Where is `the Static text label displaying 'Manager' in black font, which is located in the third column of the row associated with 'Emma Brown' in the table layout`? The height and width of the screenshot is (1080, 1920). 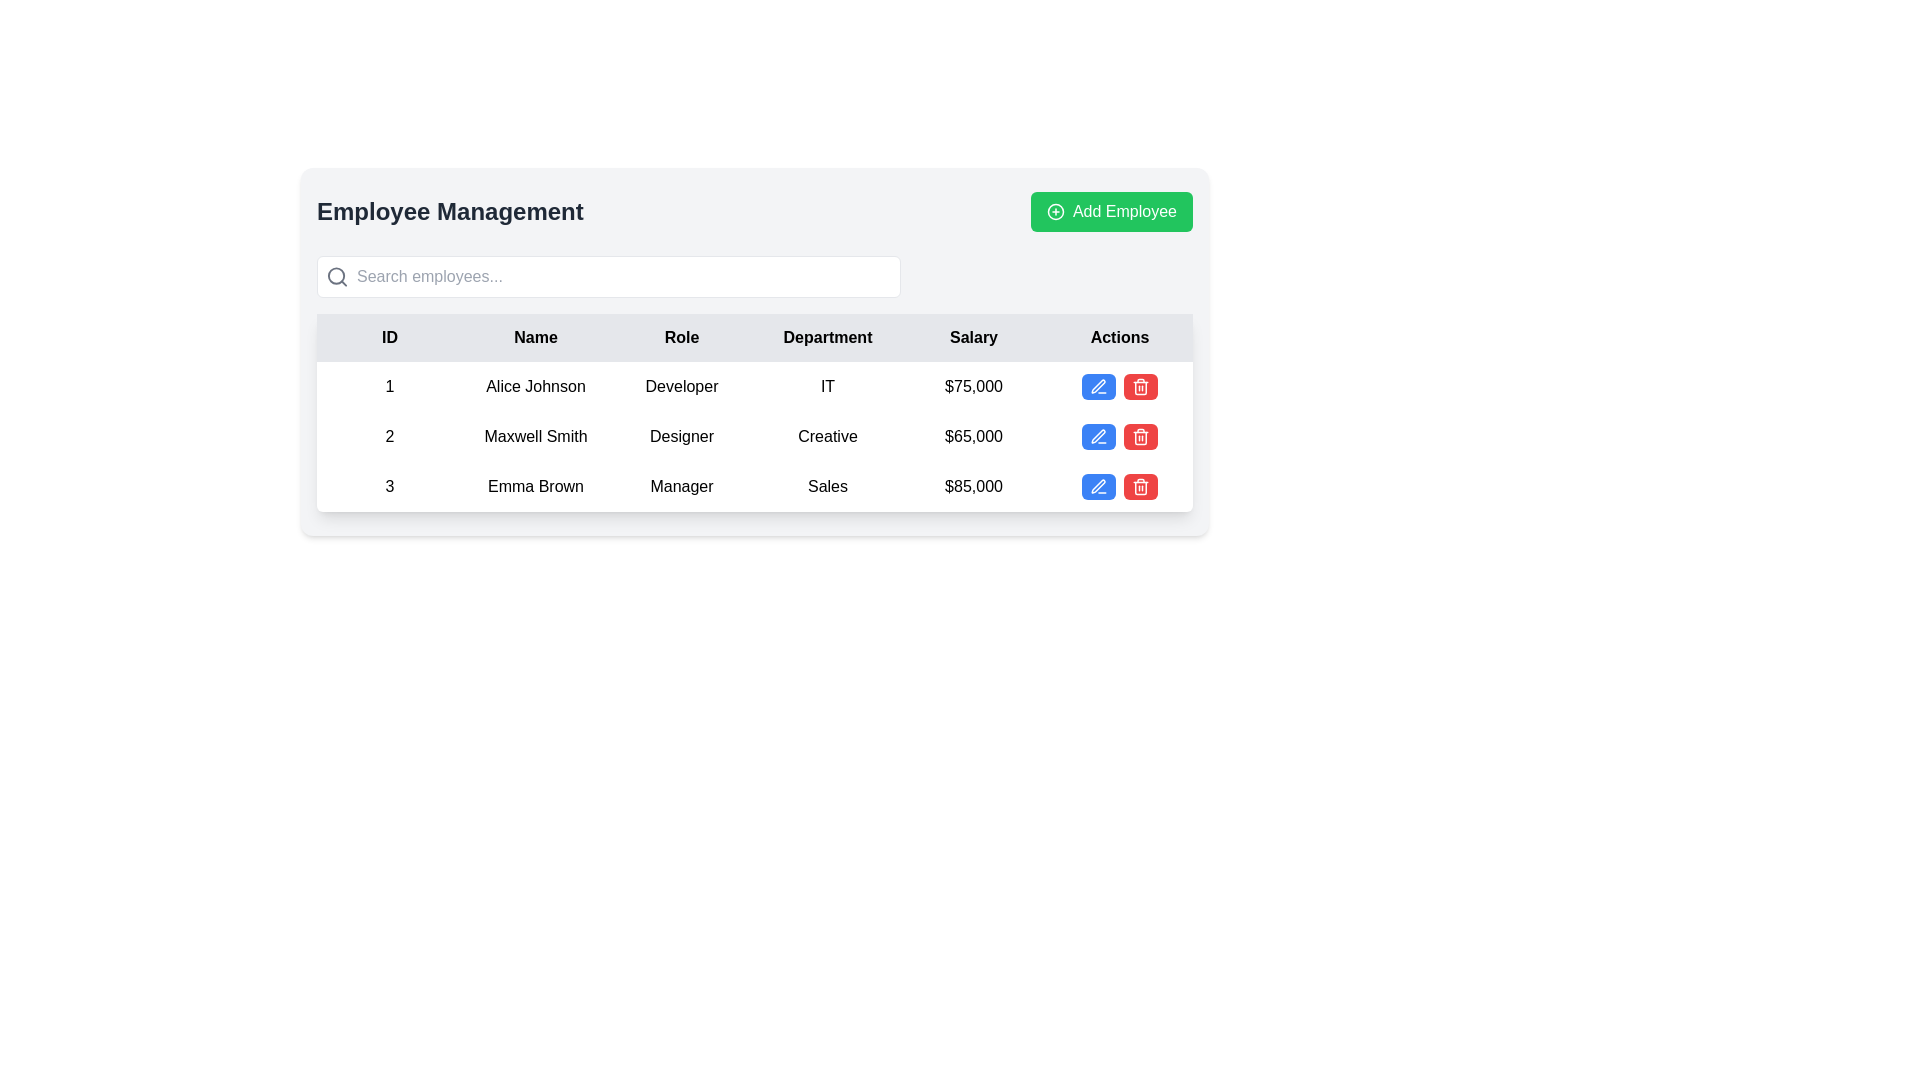 the Static text label displaying 'Manager' in black font, which is located in the third column of the row associated with 'Emma Brown' in the table layout is located at coordinates (681, 486).